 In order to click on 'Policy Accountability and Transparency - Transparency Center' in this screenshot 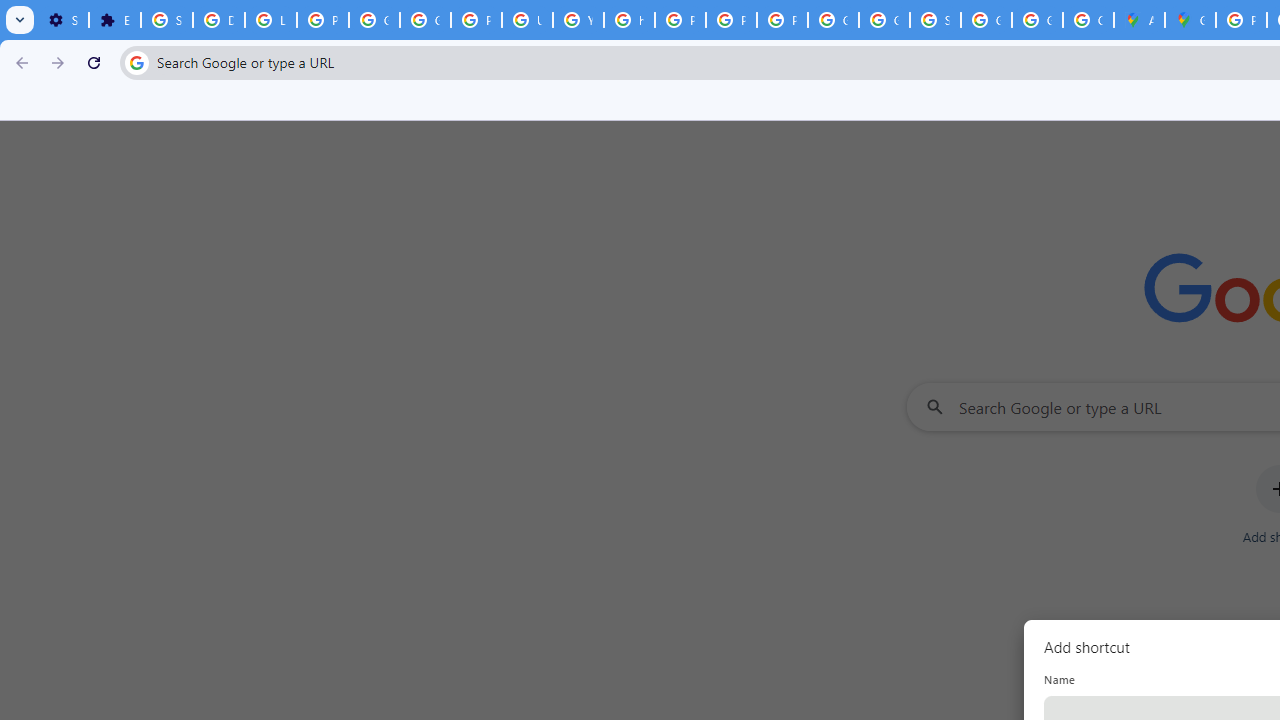, I will do `click(1240, 20)`.